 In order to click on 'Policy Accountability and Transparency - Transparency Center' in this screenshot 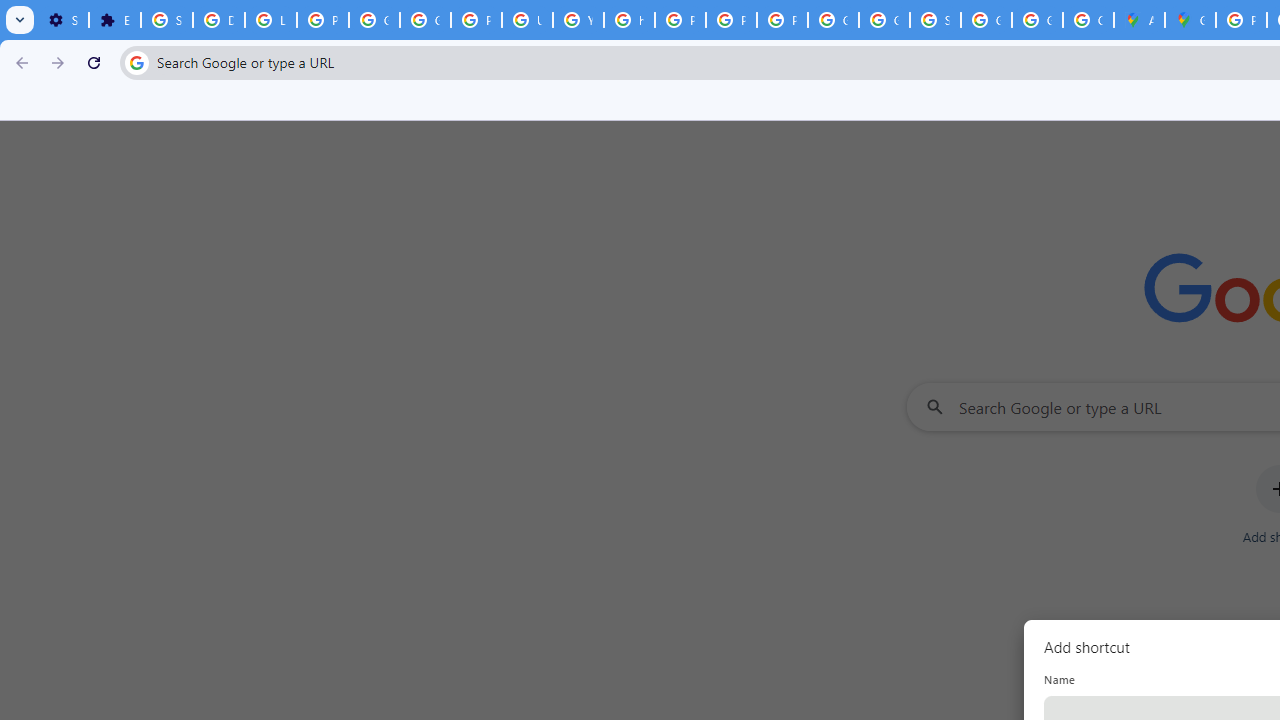, I will do `click(1240, 20)`.